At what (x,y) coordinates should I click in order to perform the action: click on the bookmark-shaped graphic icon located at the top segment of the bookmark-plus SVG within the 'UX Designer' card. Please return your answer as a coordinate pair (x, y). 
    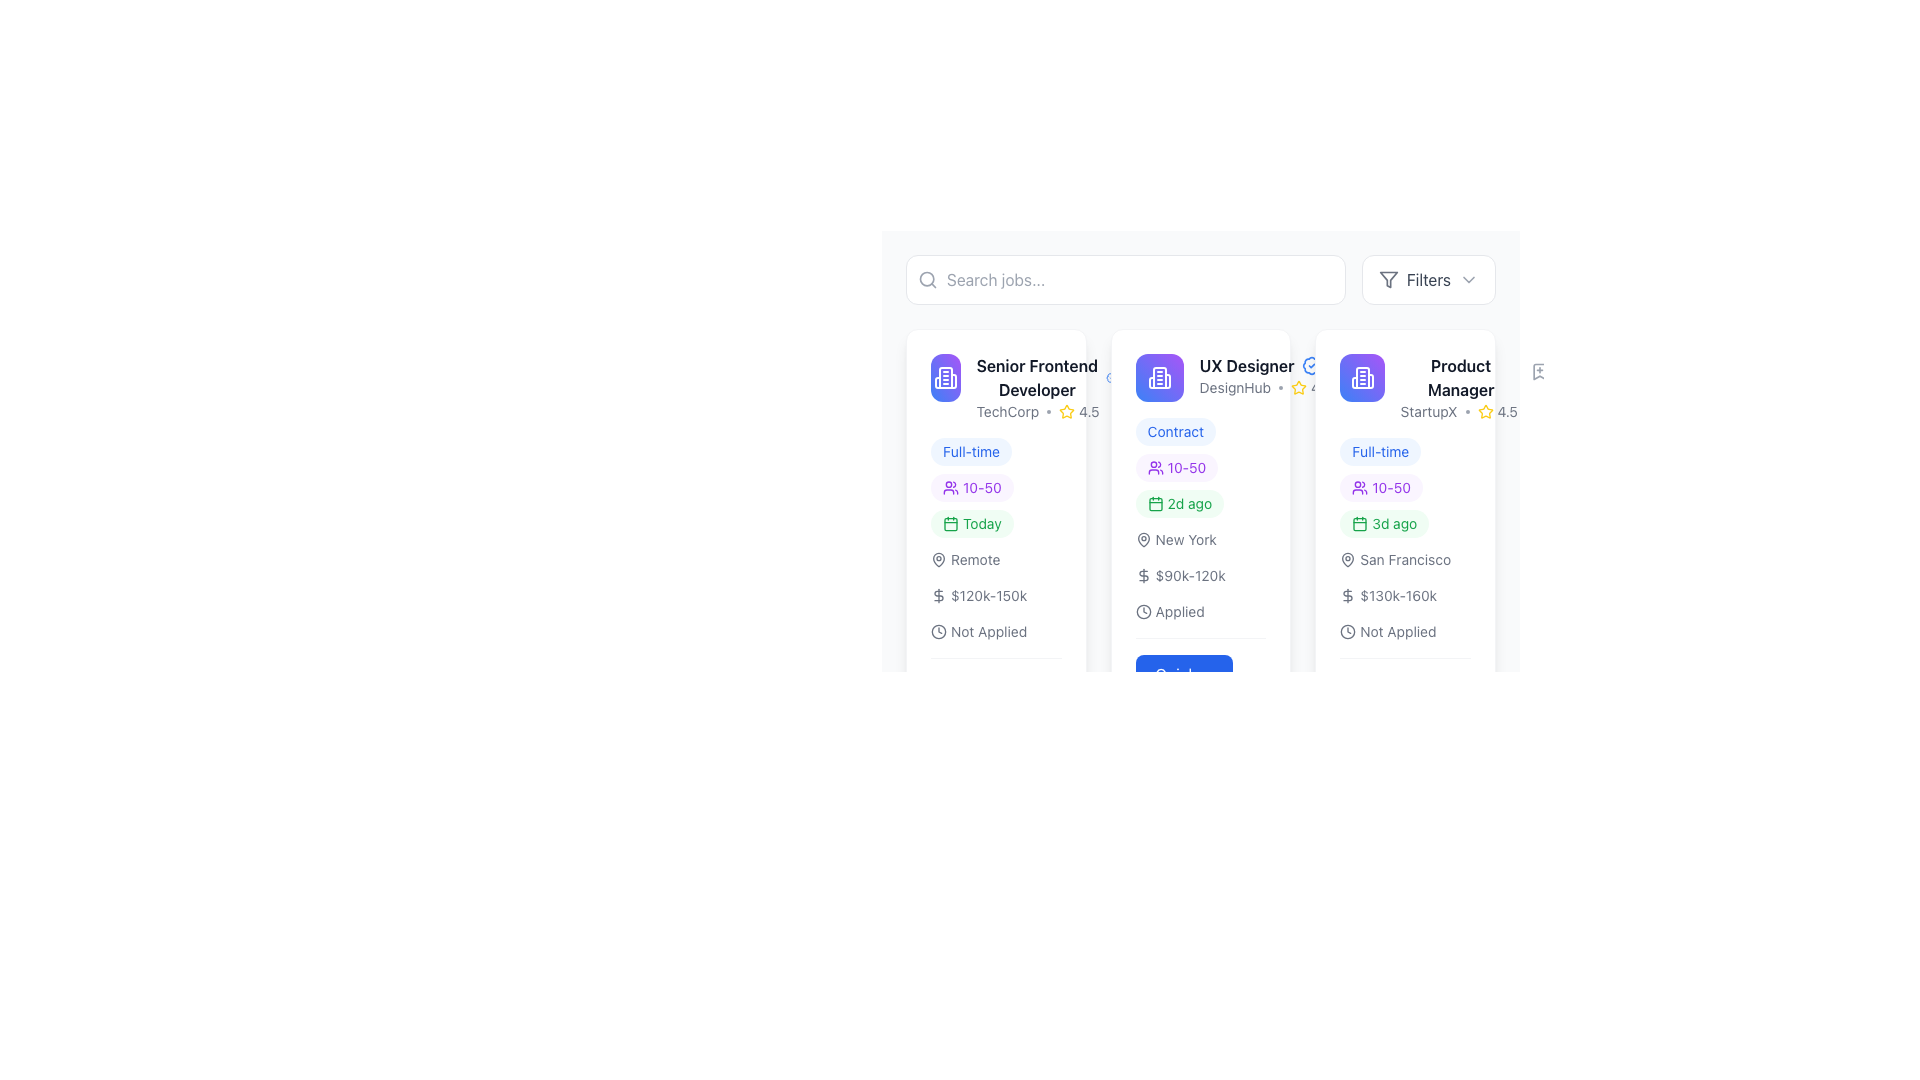
    Looking at the image, I should click on (1136, 371).